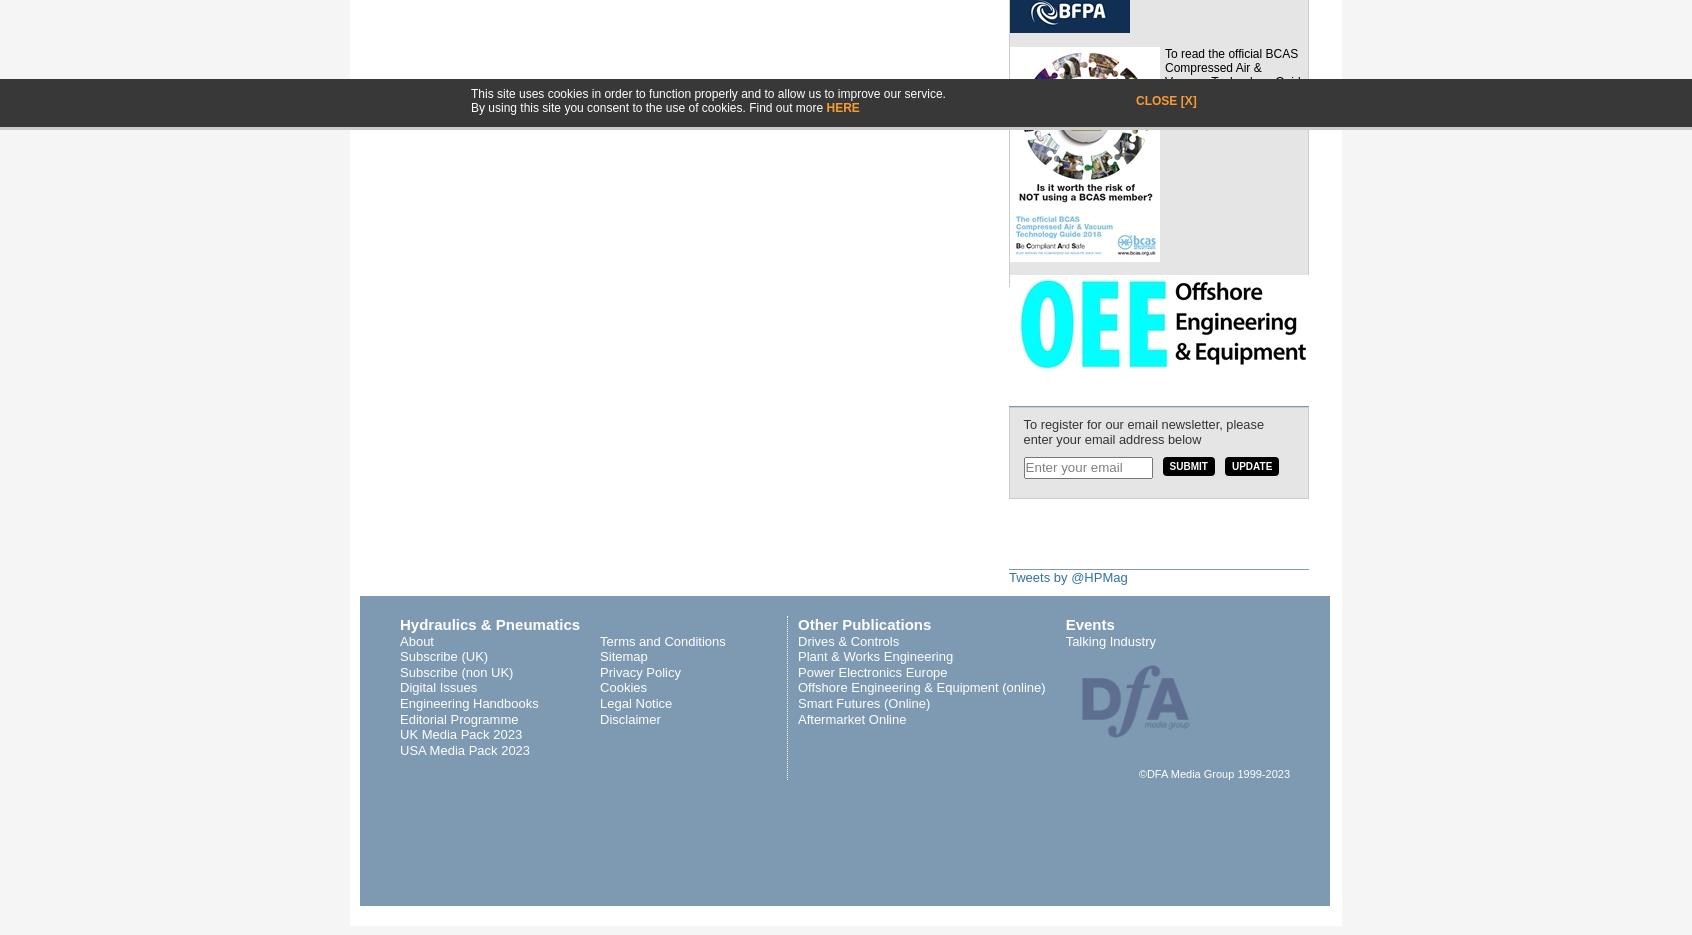  What do you see at coordinates (1007, 552) in the screenshot?
I see `'Twitter'` at bounding box center [1007, 552].